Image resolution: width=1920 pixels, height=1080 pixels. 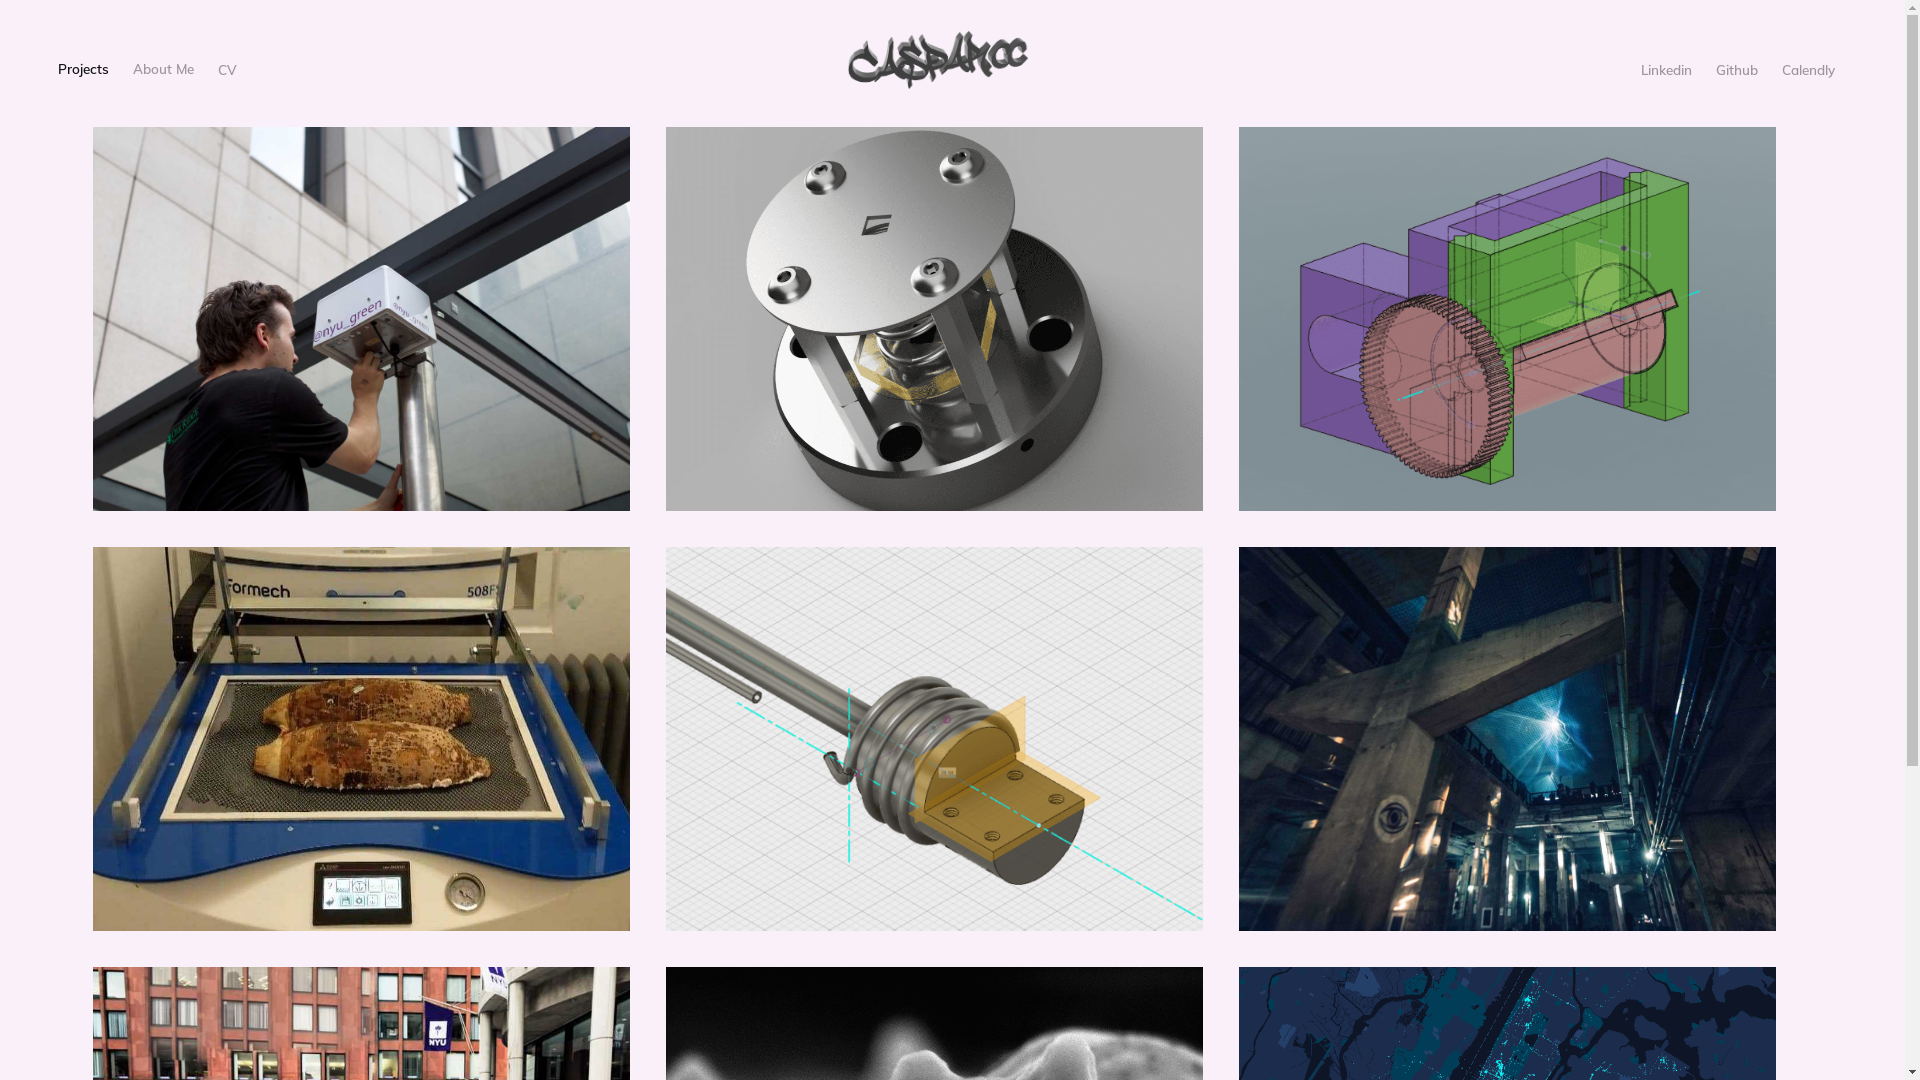 What do you see at coordinates (227, 68) in the screenshot?
I see `'CV'` at bounding box center [227, 68].